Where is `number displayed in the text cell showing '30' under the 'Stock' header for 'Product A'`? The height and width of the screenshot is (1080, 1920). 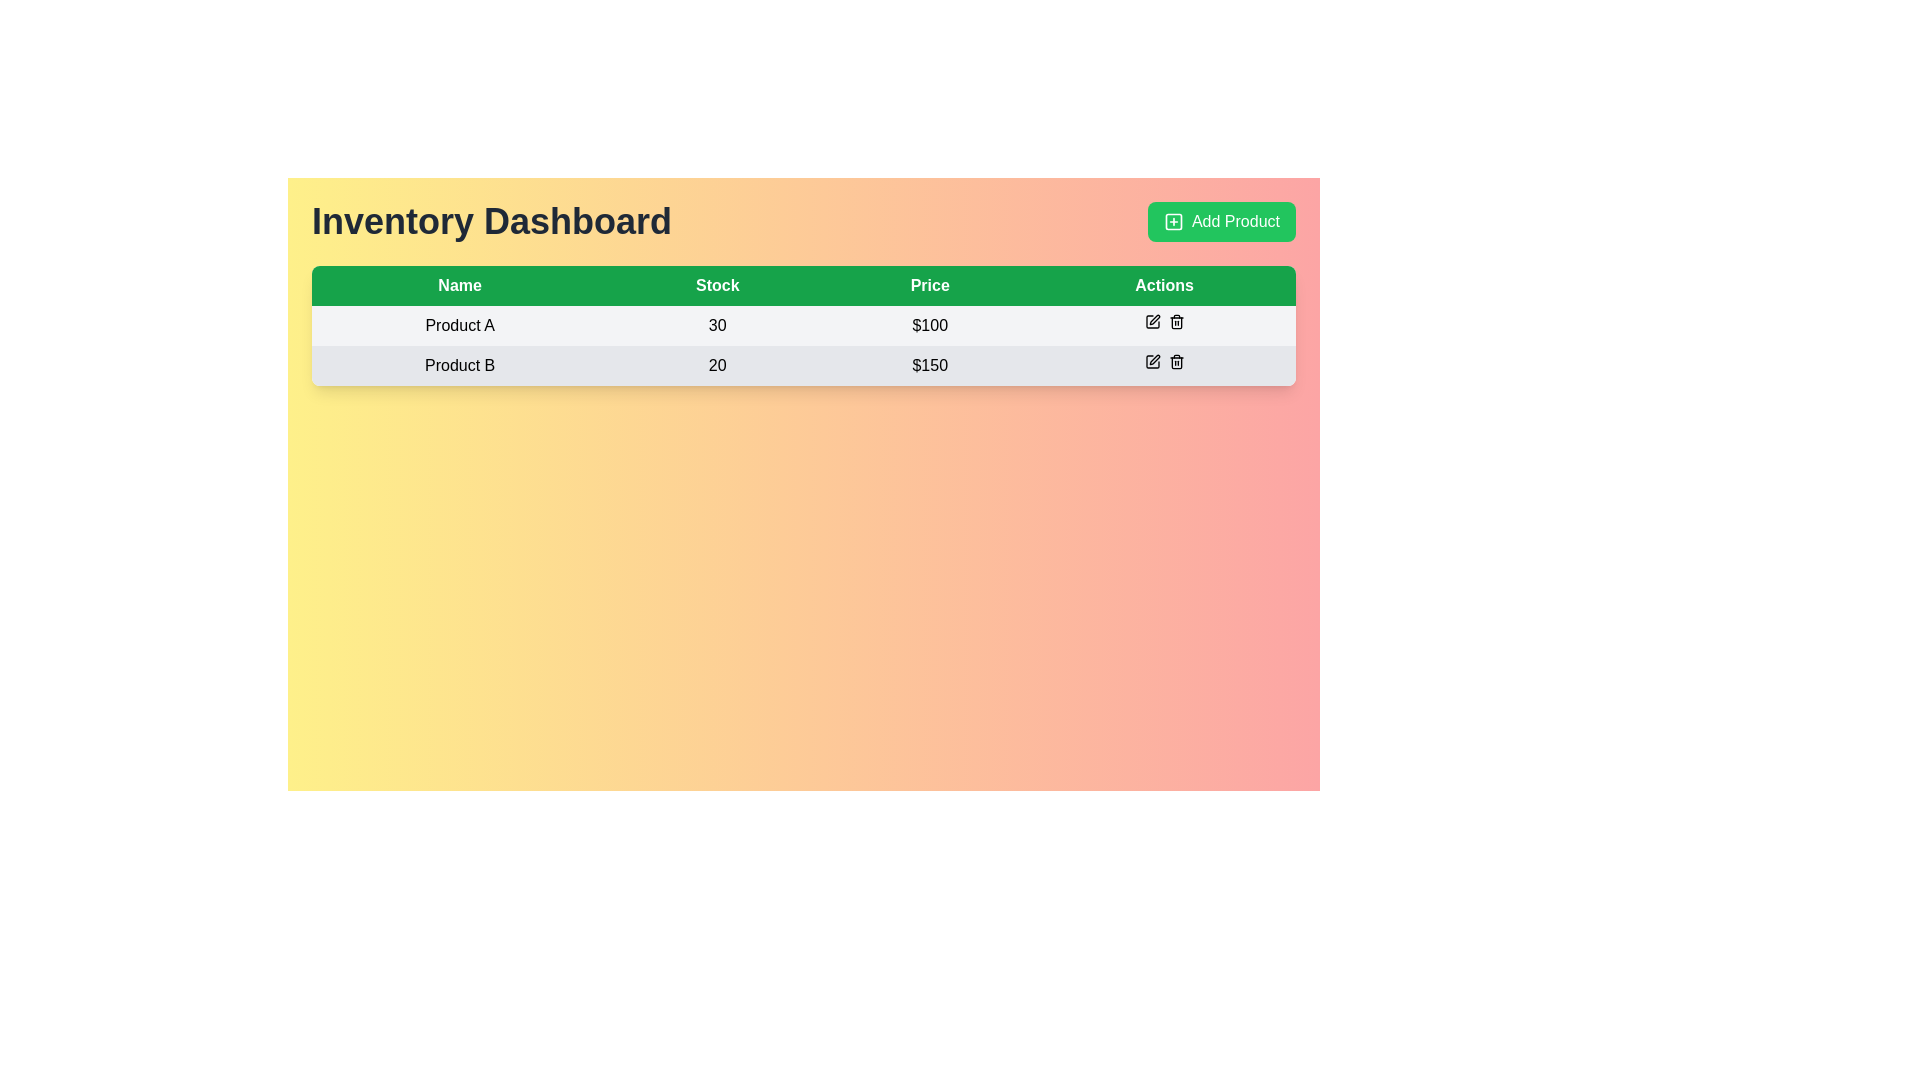
number displayed in the text cell showing '30' under the 'Stock' header for 'Product A' is located at coordinates (717, 325).